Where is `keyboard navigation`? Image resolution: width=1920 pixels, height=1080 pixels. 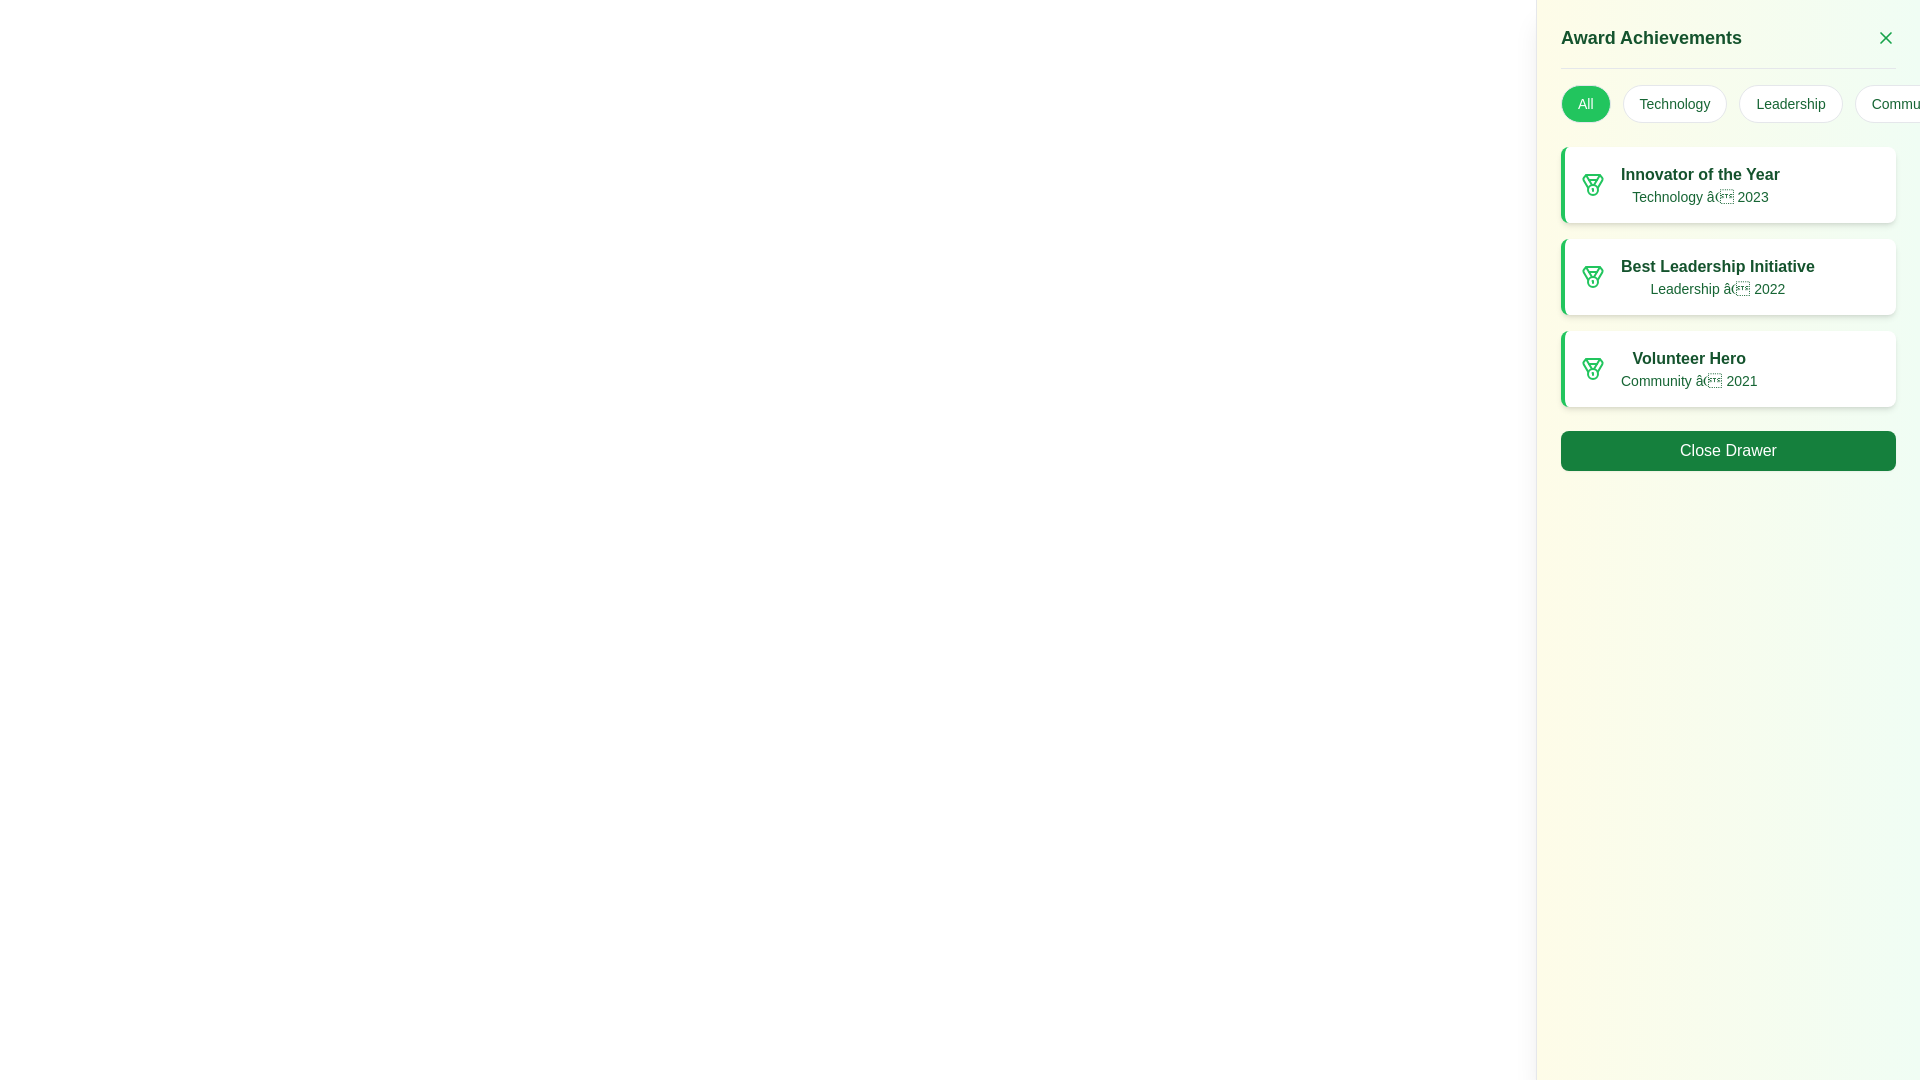 keyboard navigation is located at coordinates (1727, 104).